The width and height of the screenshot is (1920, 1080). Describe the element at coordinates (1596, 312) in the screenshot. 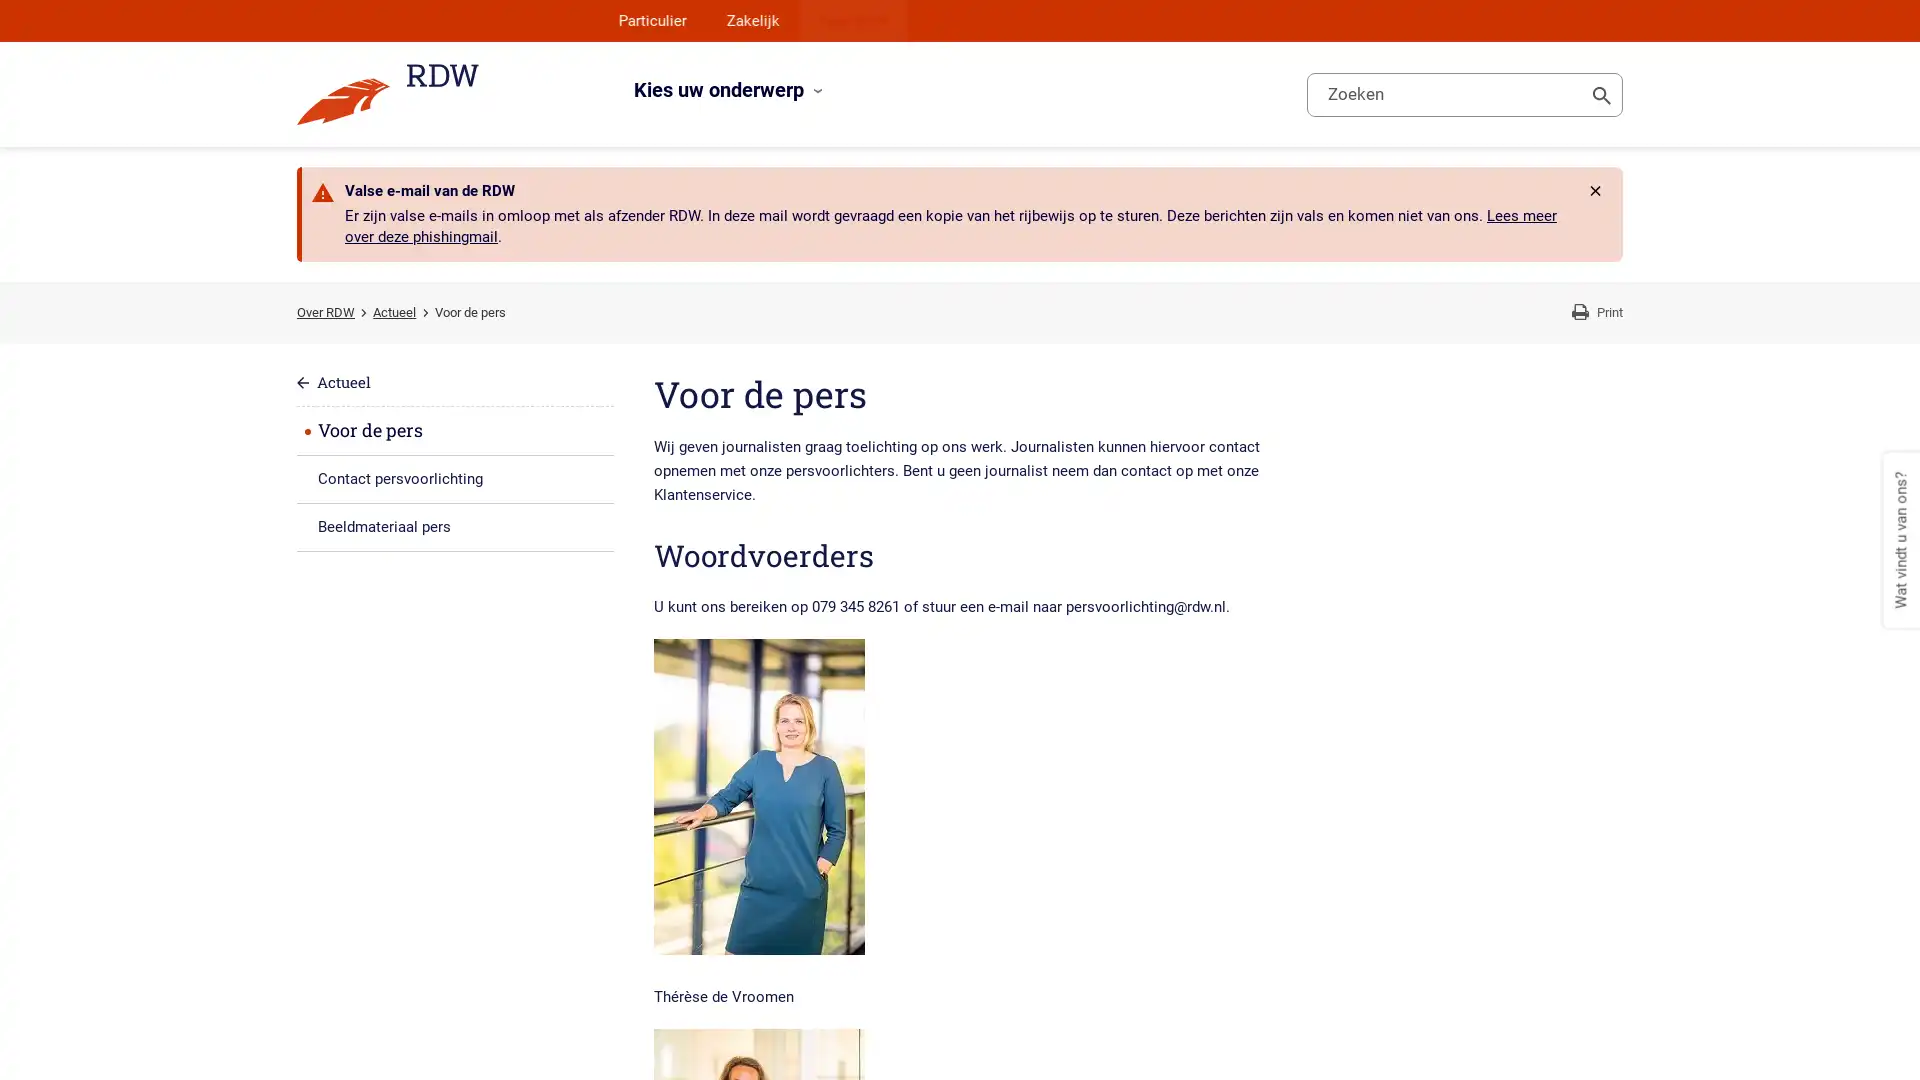

I see `Print` at that location.